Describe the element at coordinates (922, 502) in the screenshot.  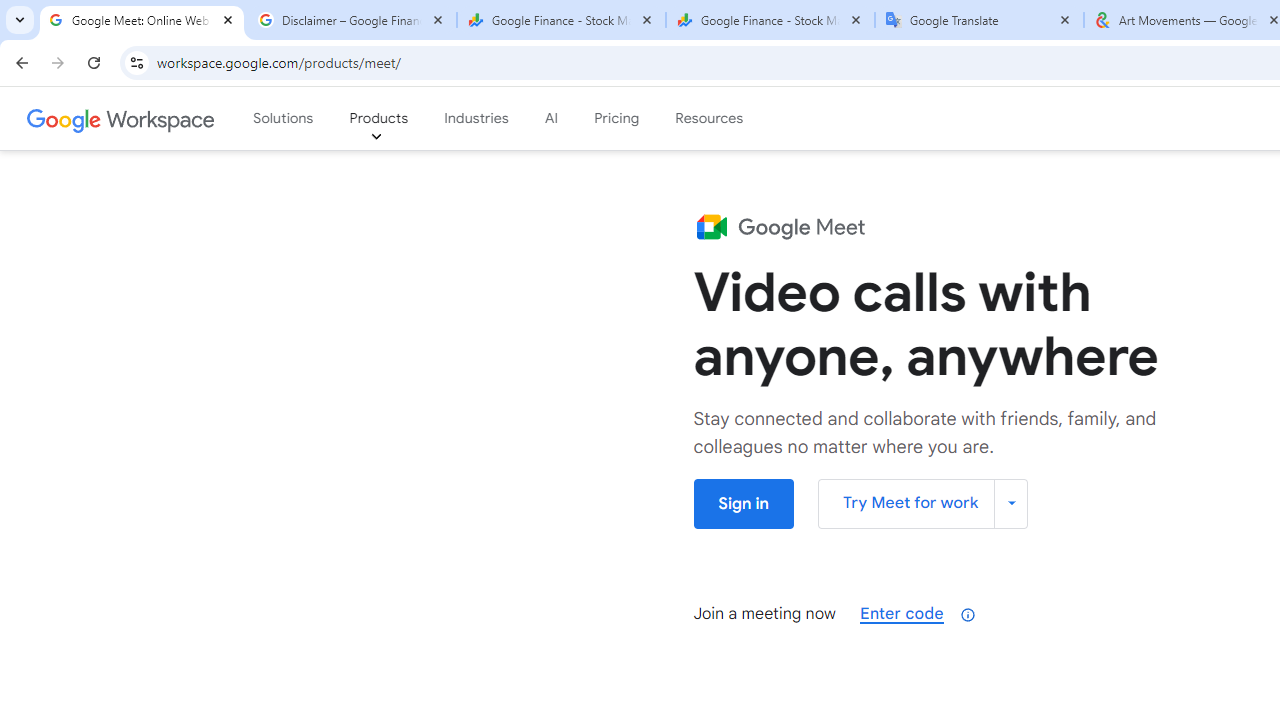
I see `'Try Meet for work'` at that location.